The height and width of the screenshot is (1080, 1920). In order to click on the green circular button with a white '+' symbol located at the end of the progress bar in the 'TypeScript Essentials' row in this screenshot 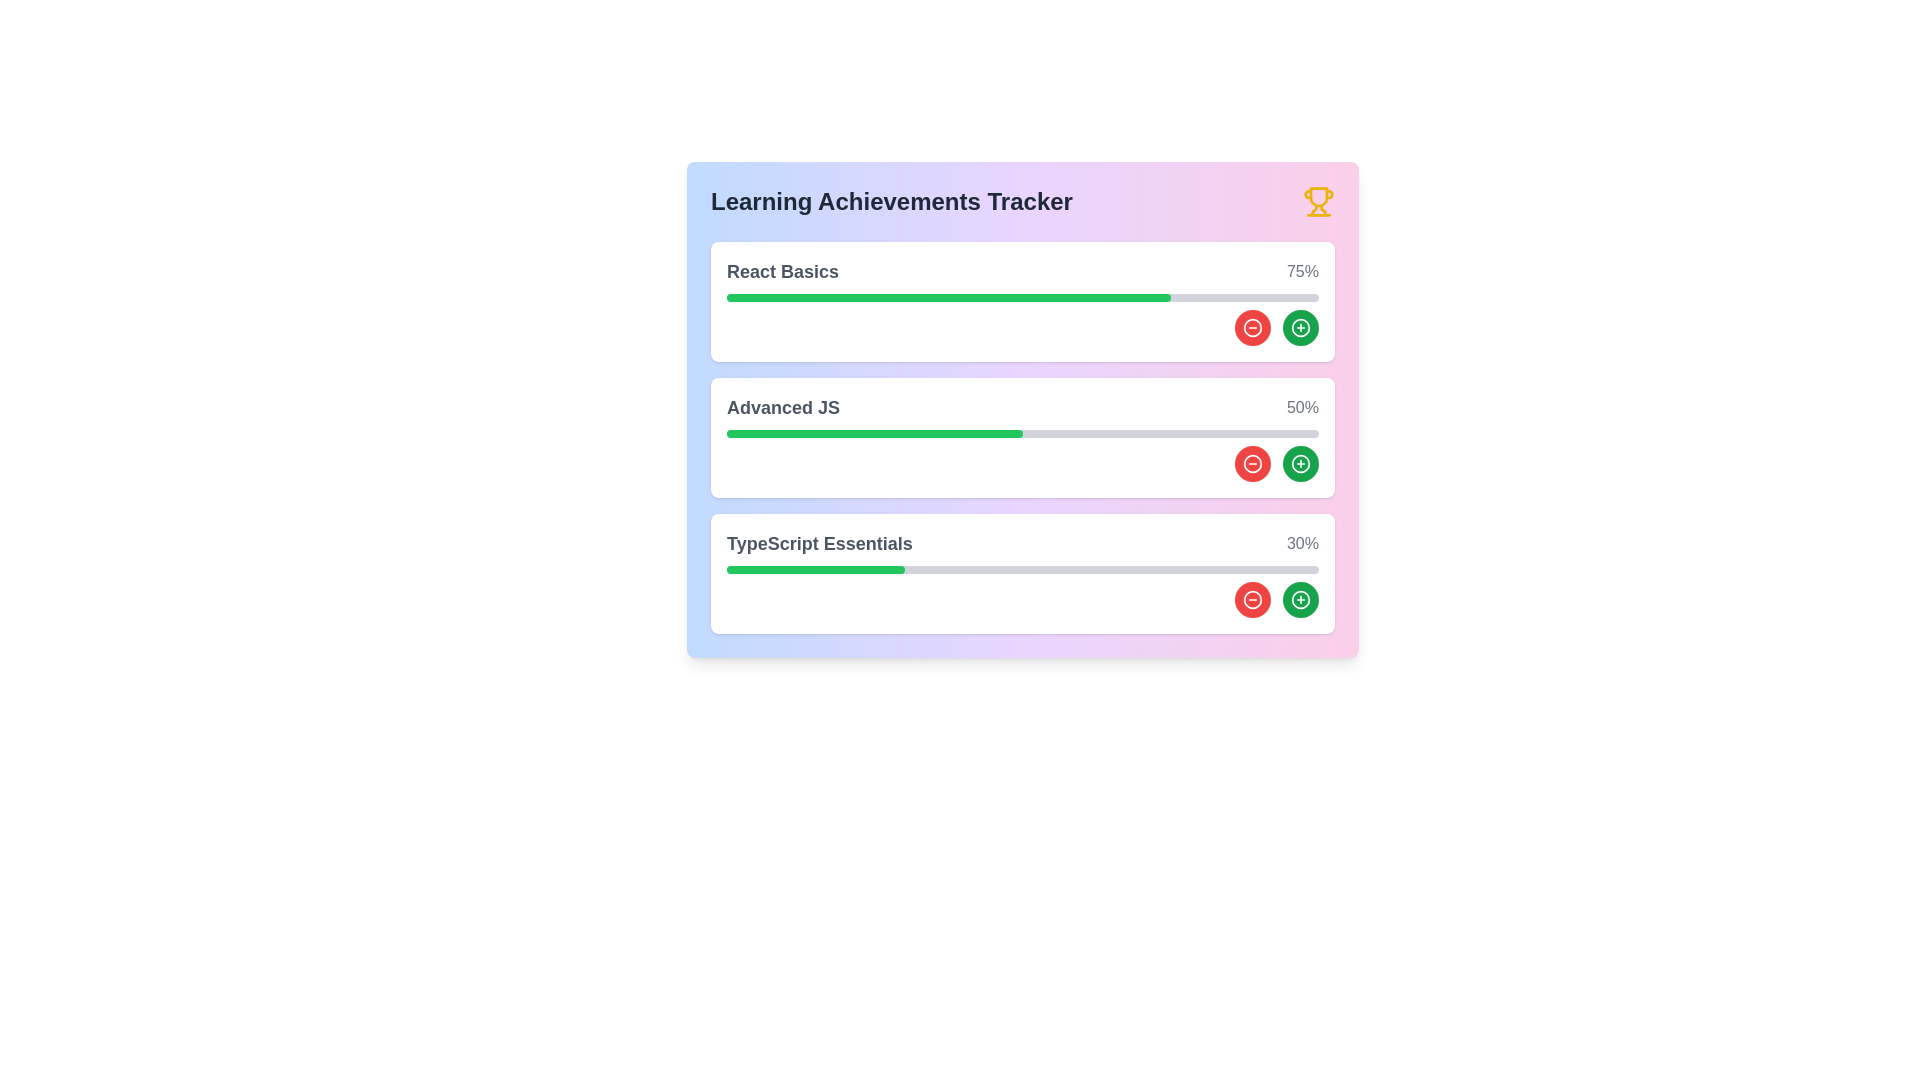, I will do `click(1300, 599)`.